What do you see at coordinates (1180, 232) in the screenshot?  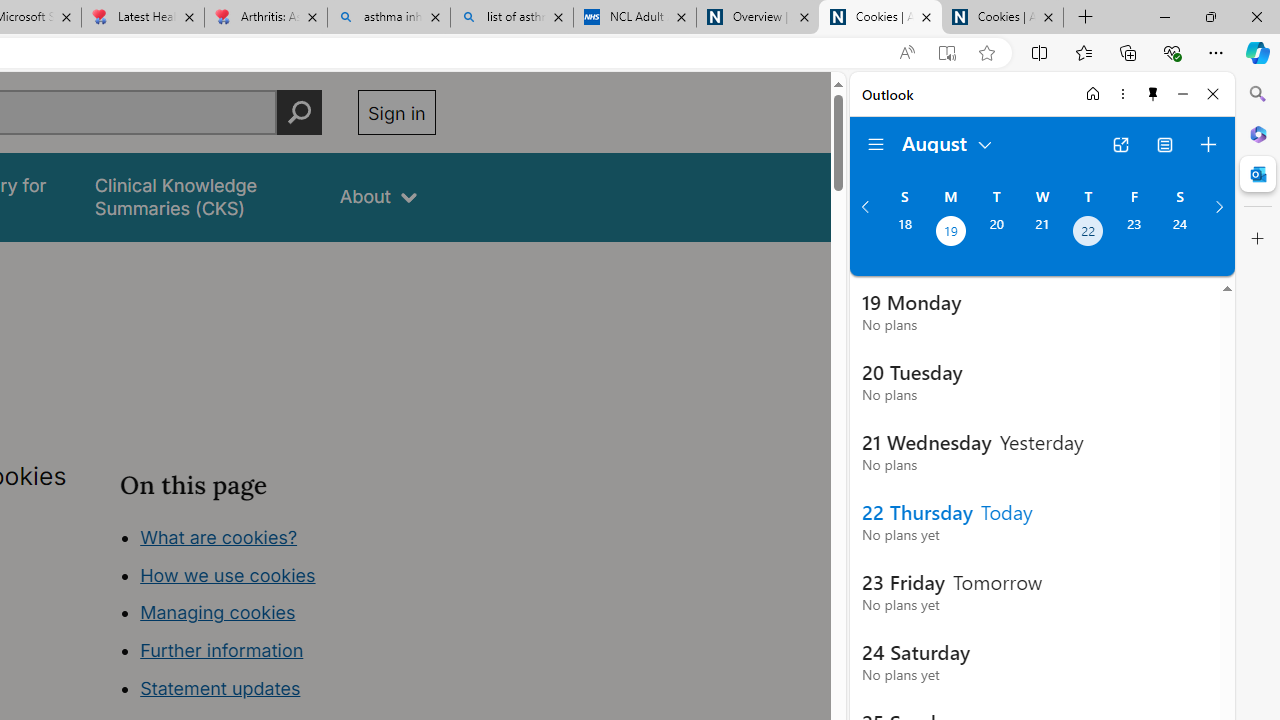 I see `'Saturday, August 24, 2024. '` at bounding box center [1180, 232].